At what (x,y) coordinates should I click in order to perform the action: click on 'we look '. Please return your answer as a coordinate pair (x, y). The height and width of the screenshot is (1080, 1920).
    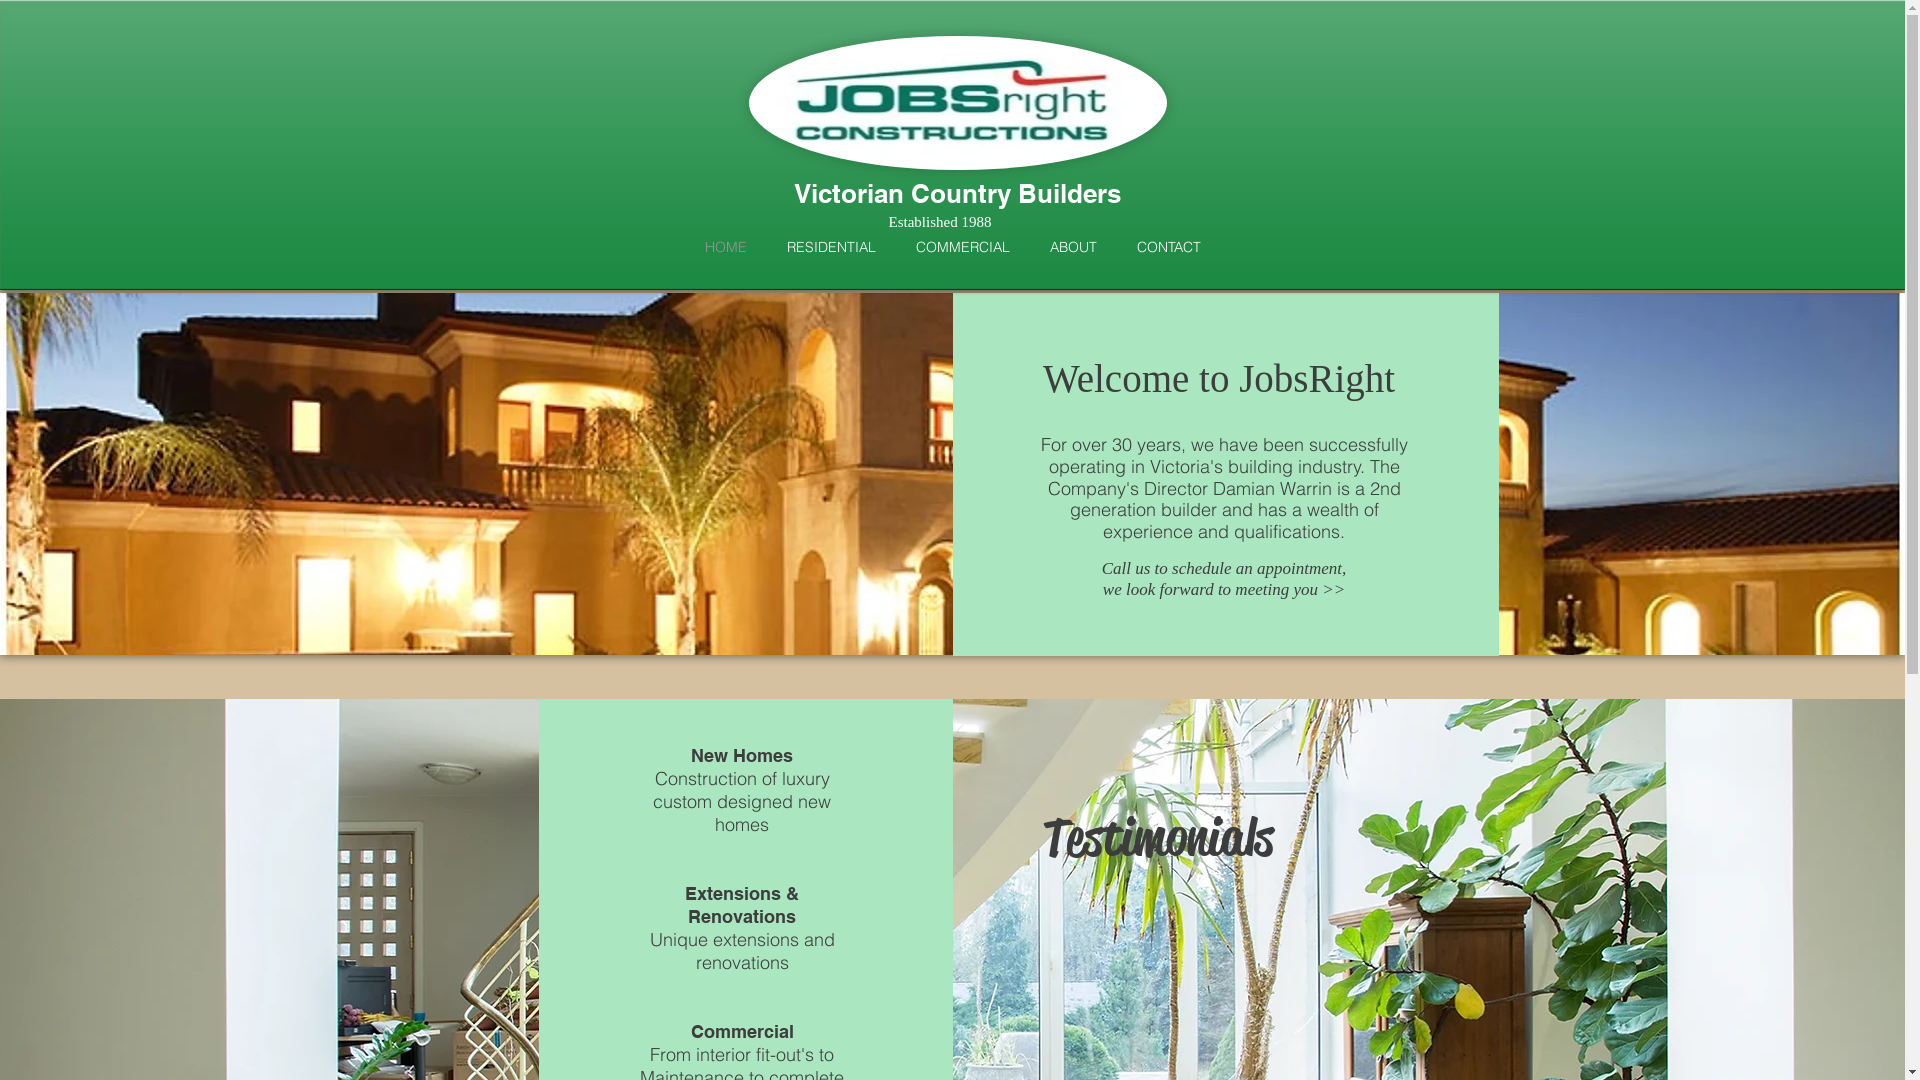
    Looking at the image, I should click on (1131, 588).